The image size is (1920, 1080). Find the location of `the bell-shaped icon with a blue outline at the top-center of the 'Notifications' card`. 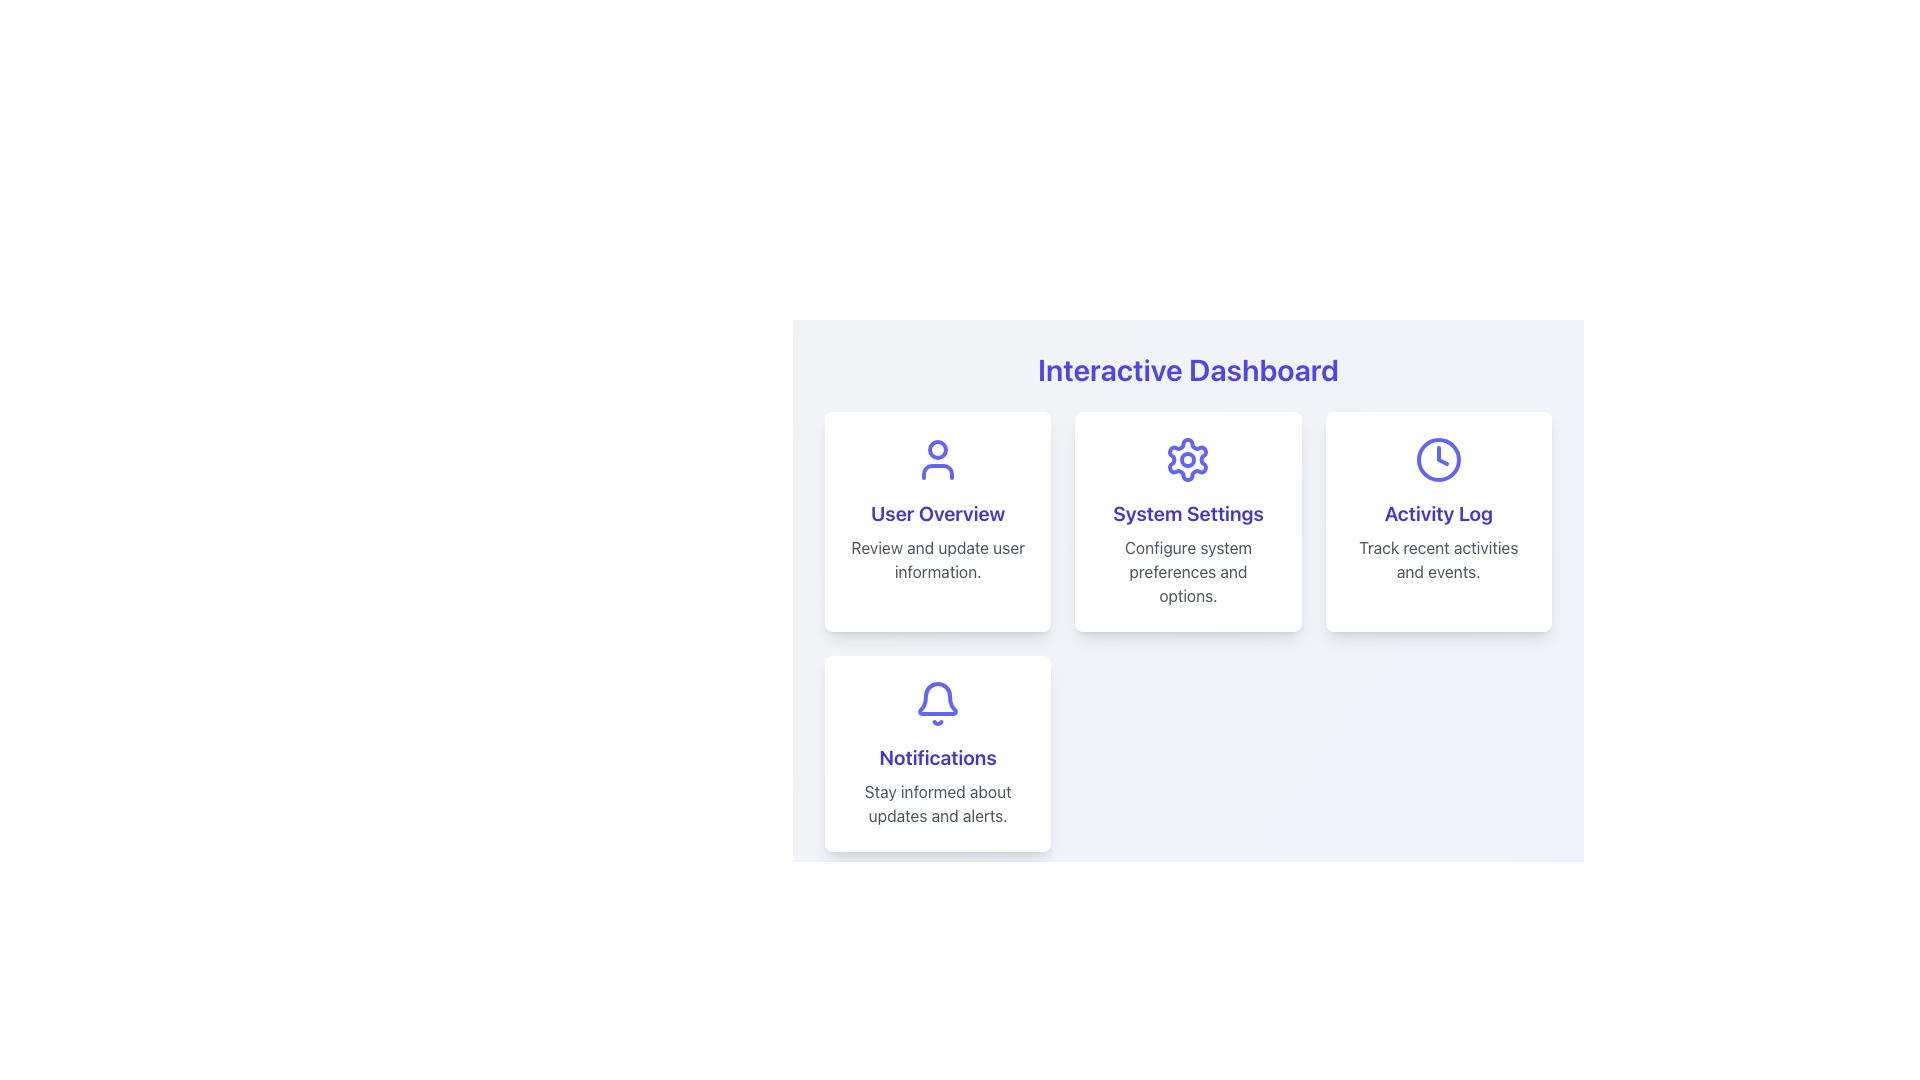

the bell-shaped icon with a blue outline at the top-center of the 'Notifications' card is located at coordinates (937, 703).